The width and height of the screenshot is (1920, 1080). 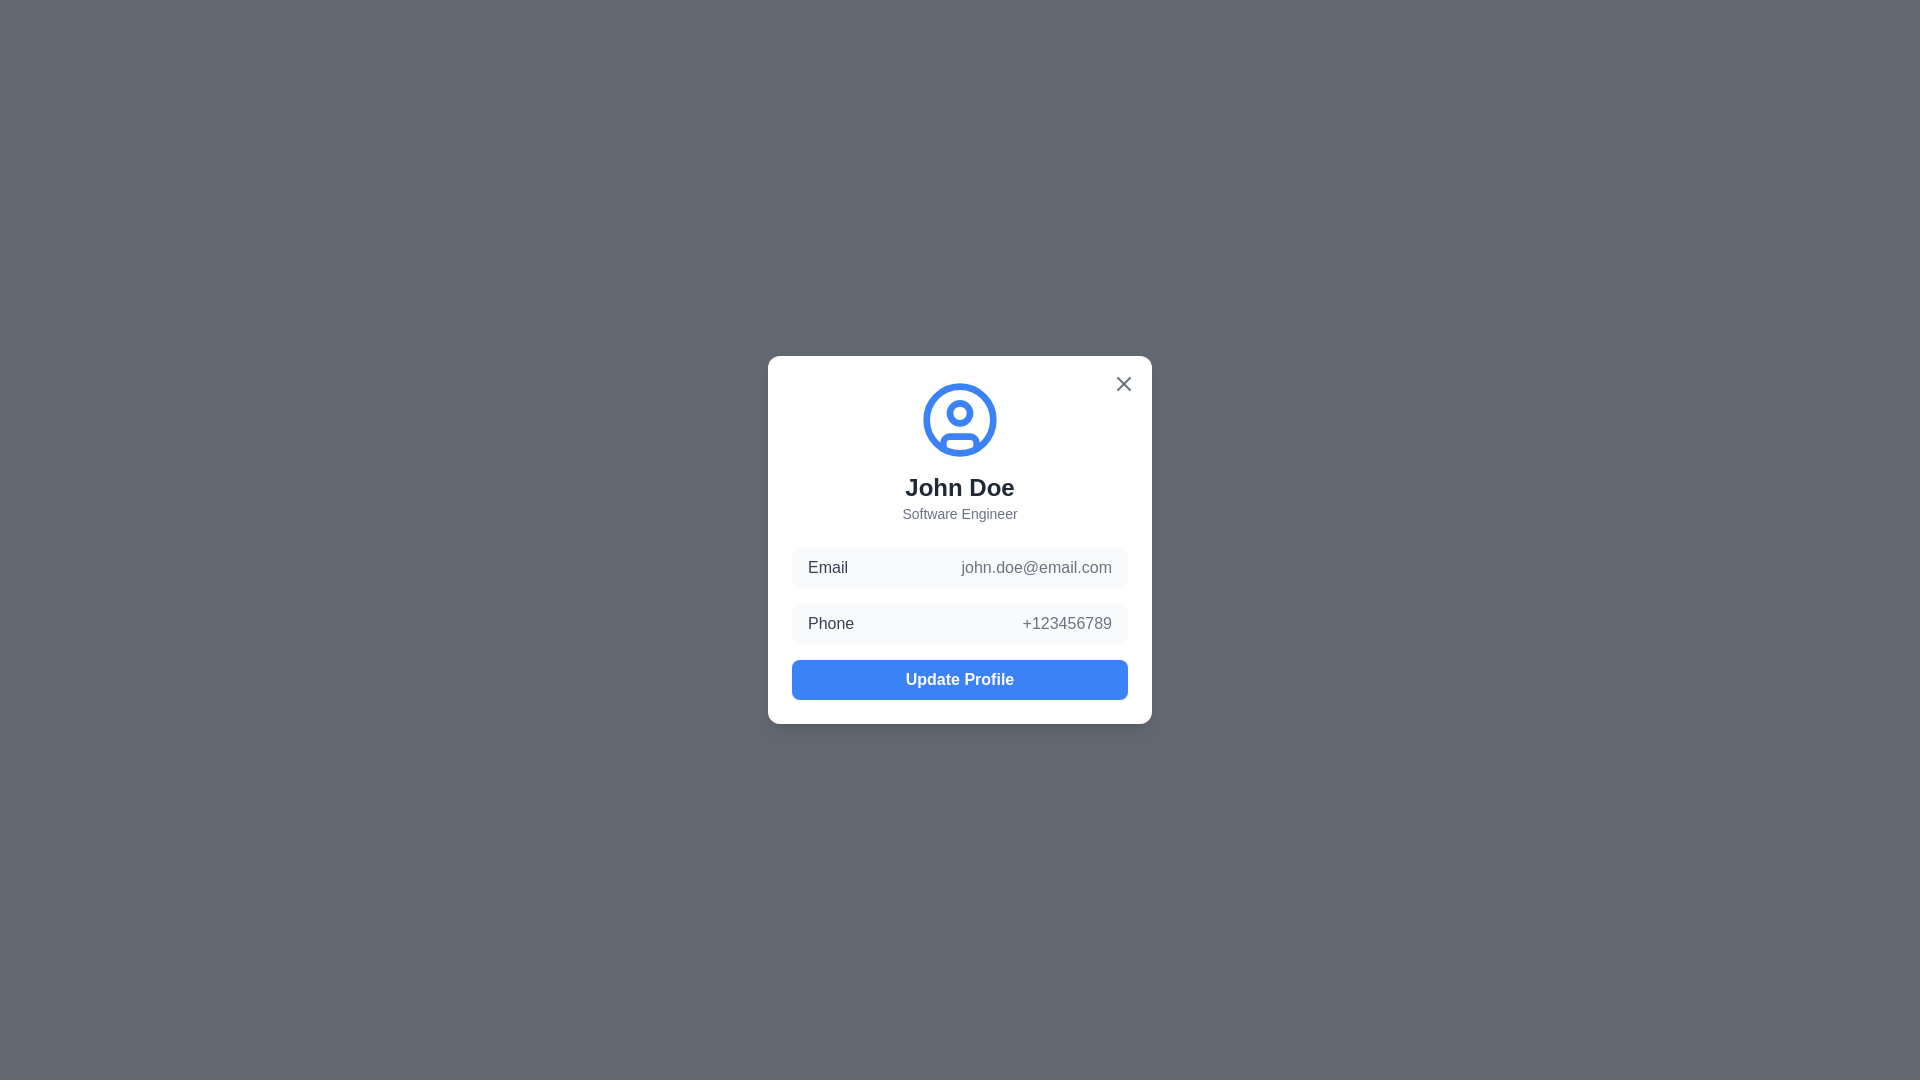 What do you see at coordinates (960, 411) in the screenshot?
I see `the decorative circle with a blue outline and white center, located centrally within the user icon graphic at the top of the user dialog box` at bounding box center [960, 411].